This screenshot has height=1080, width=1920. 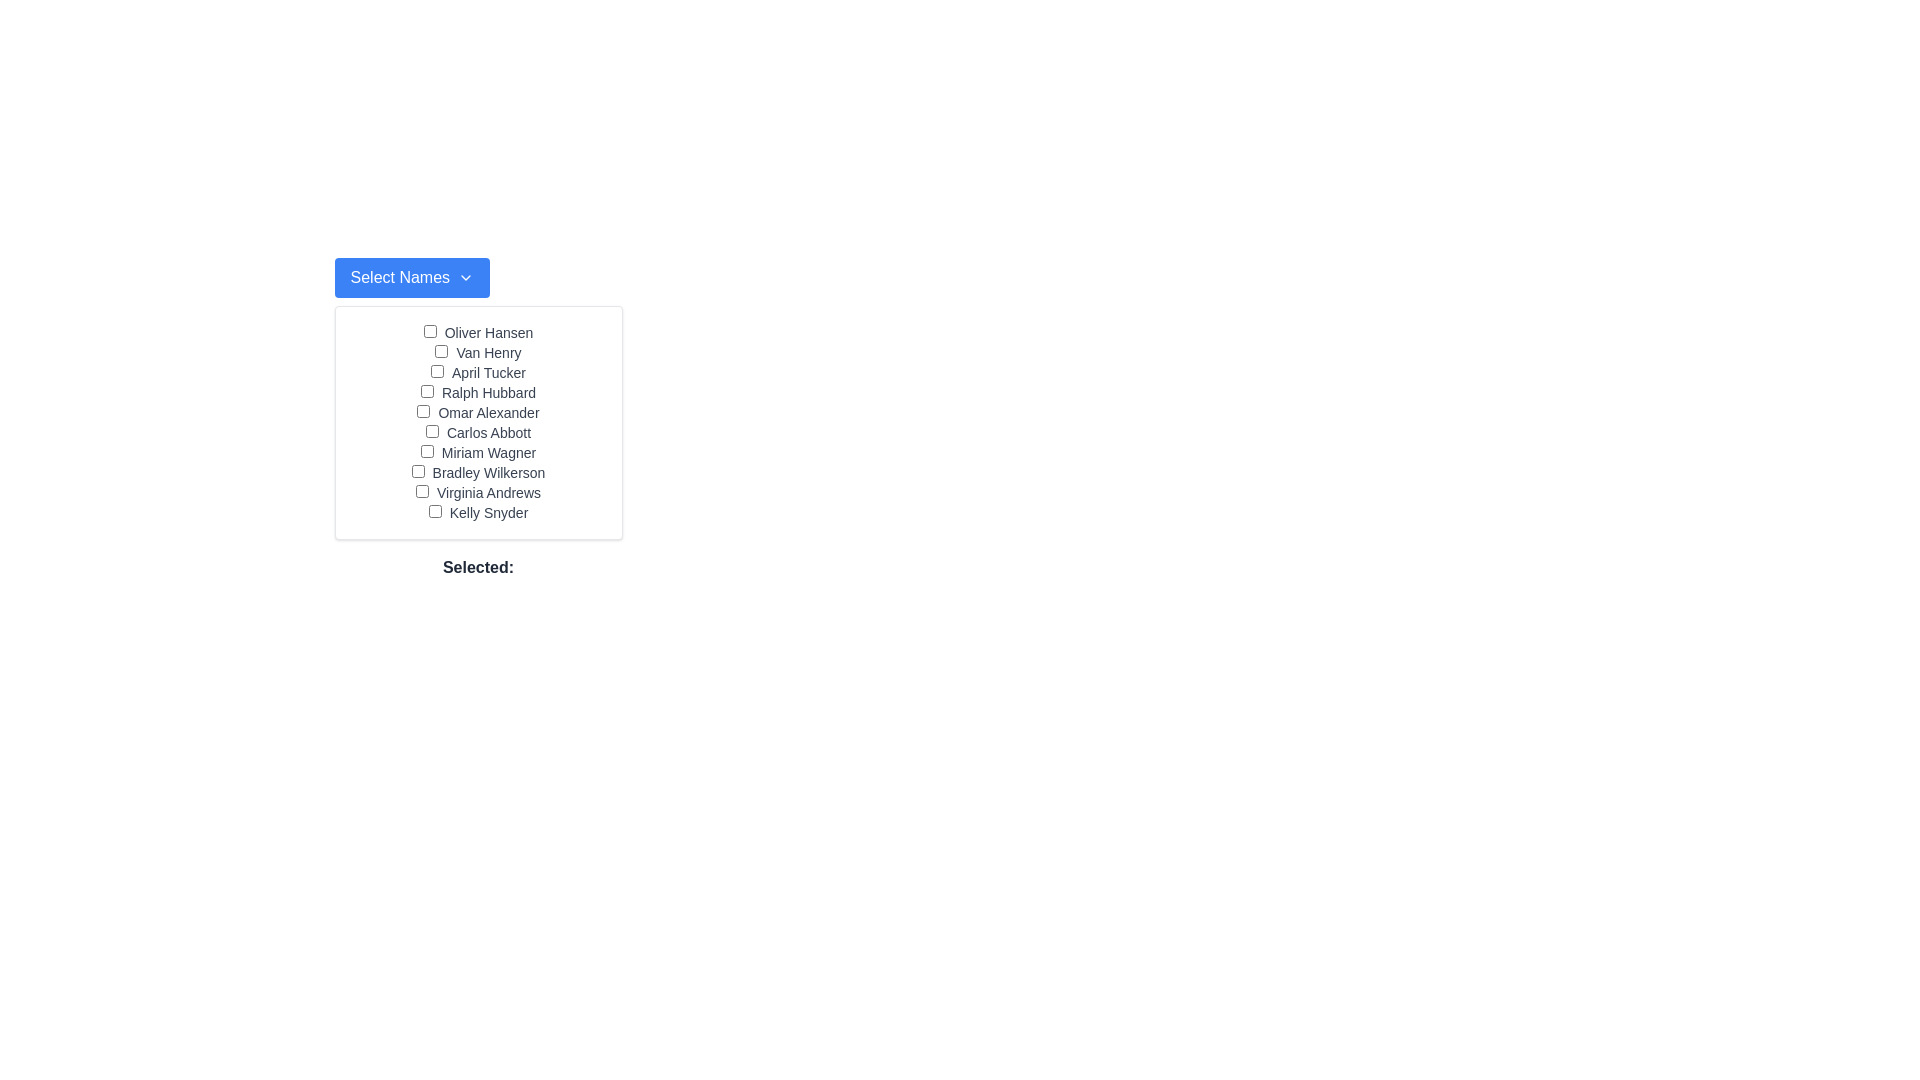 I want to click on the label displaying the text 'Bradley Wilkerson', which is the 8th entry in a vertical list of names, styled in gray and small text, located below the 'Select Names' dropdown, so click(x=477, y=473).